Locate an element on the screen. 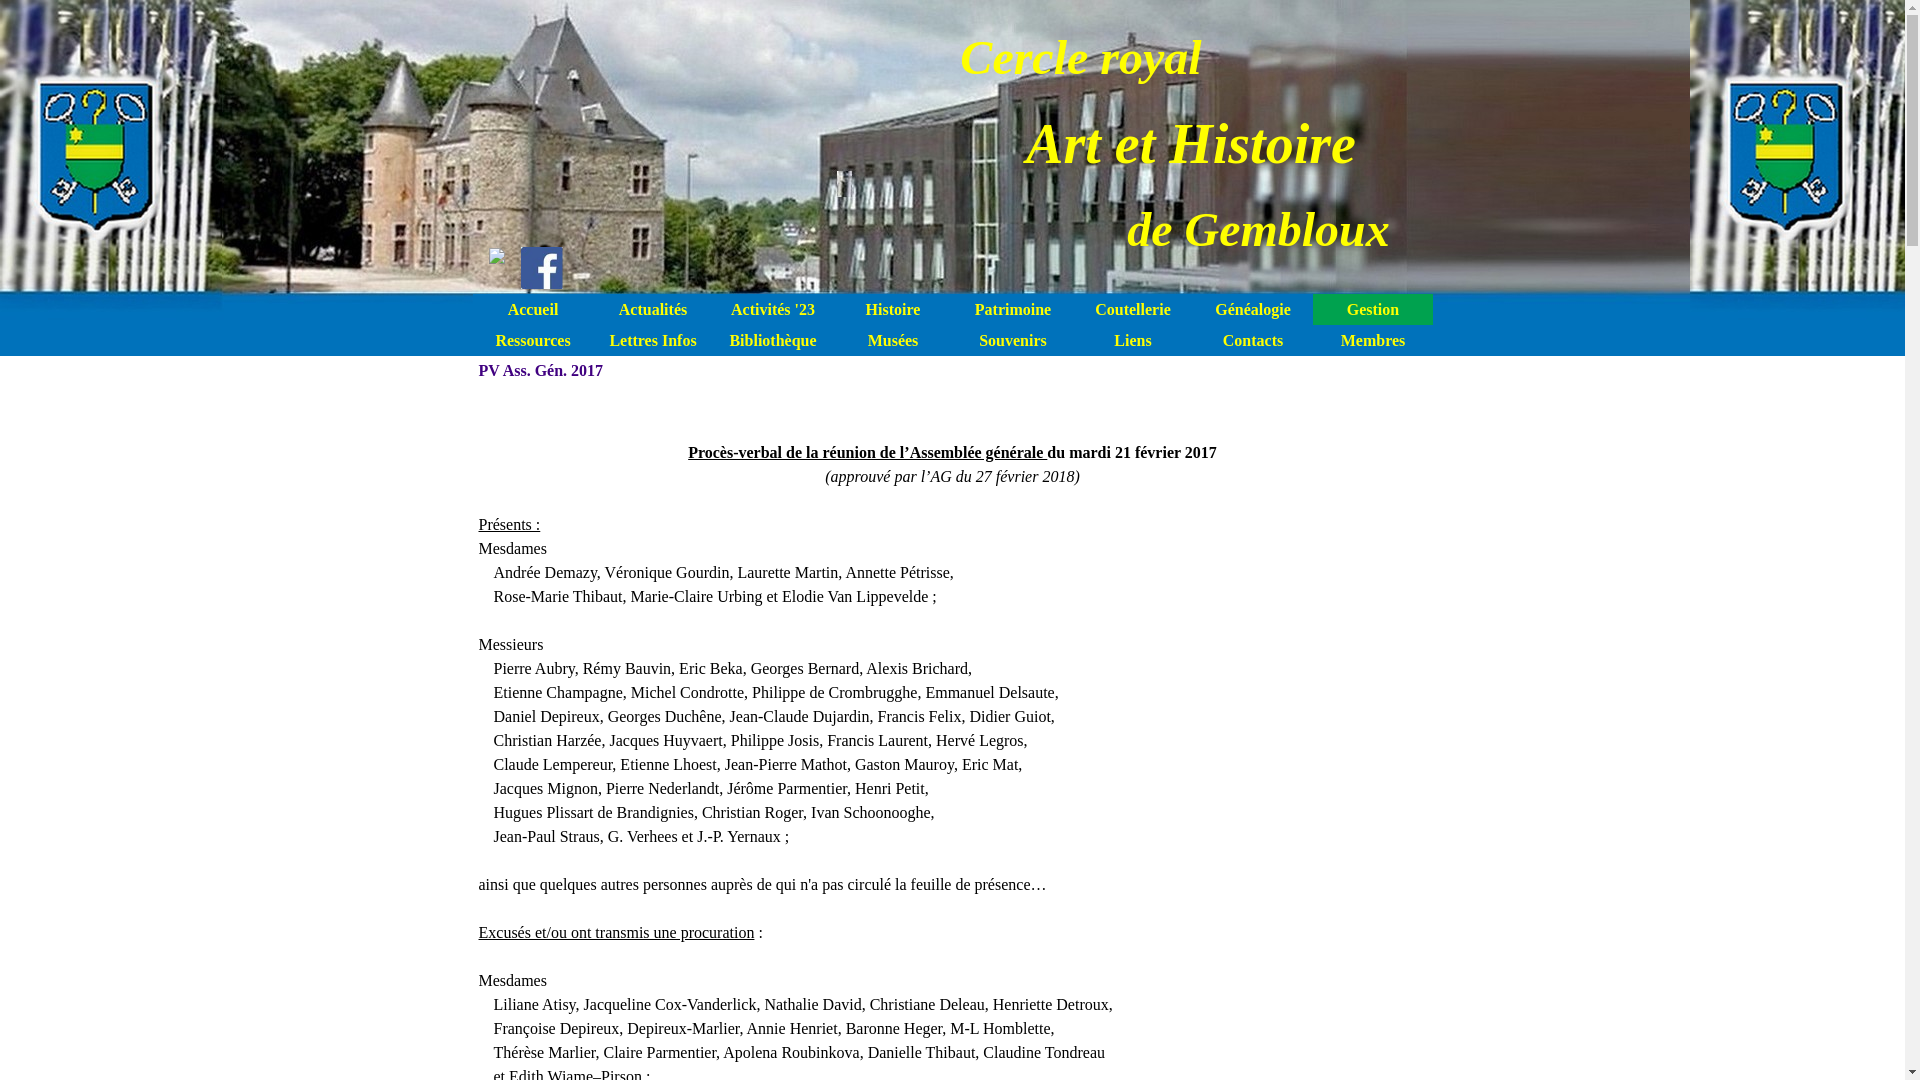 The height and width of the screenshot is (1080, 1920). 'Lettres Infos' is located at coordinates (652, 339).